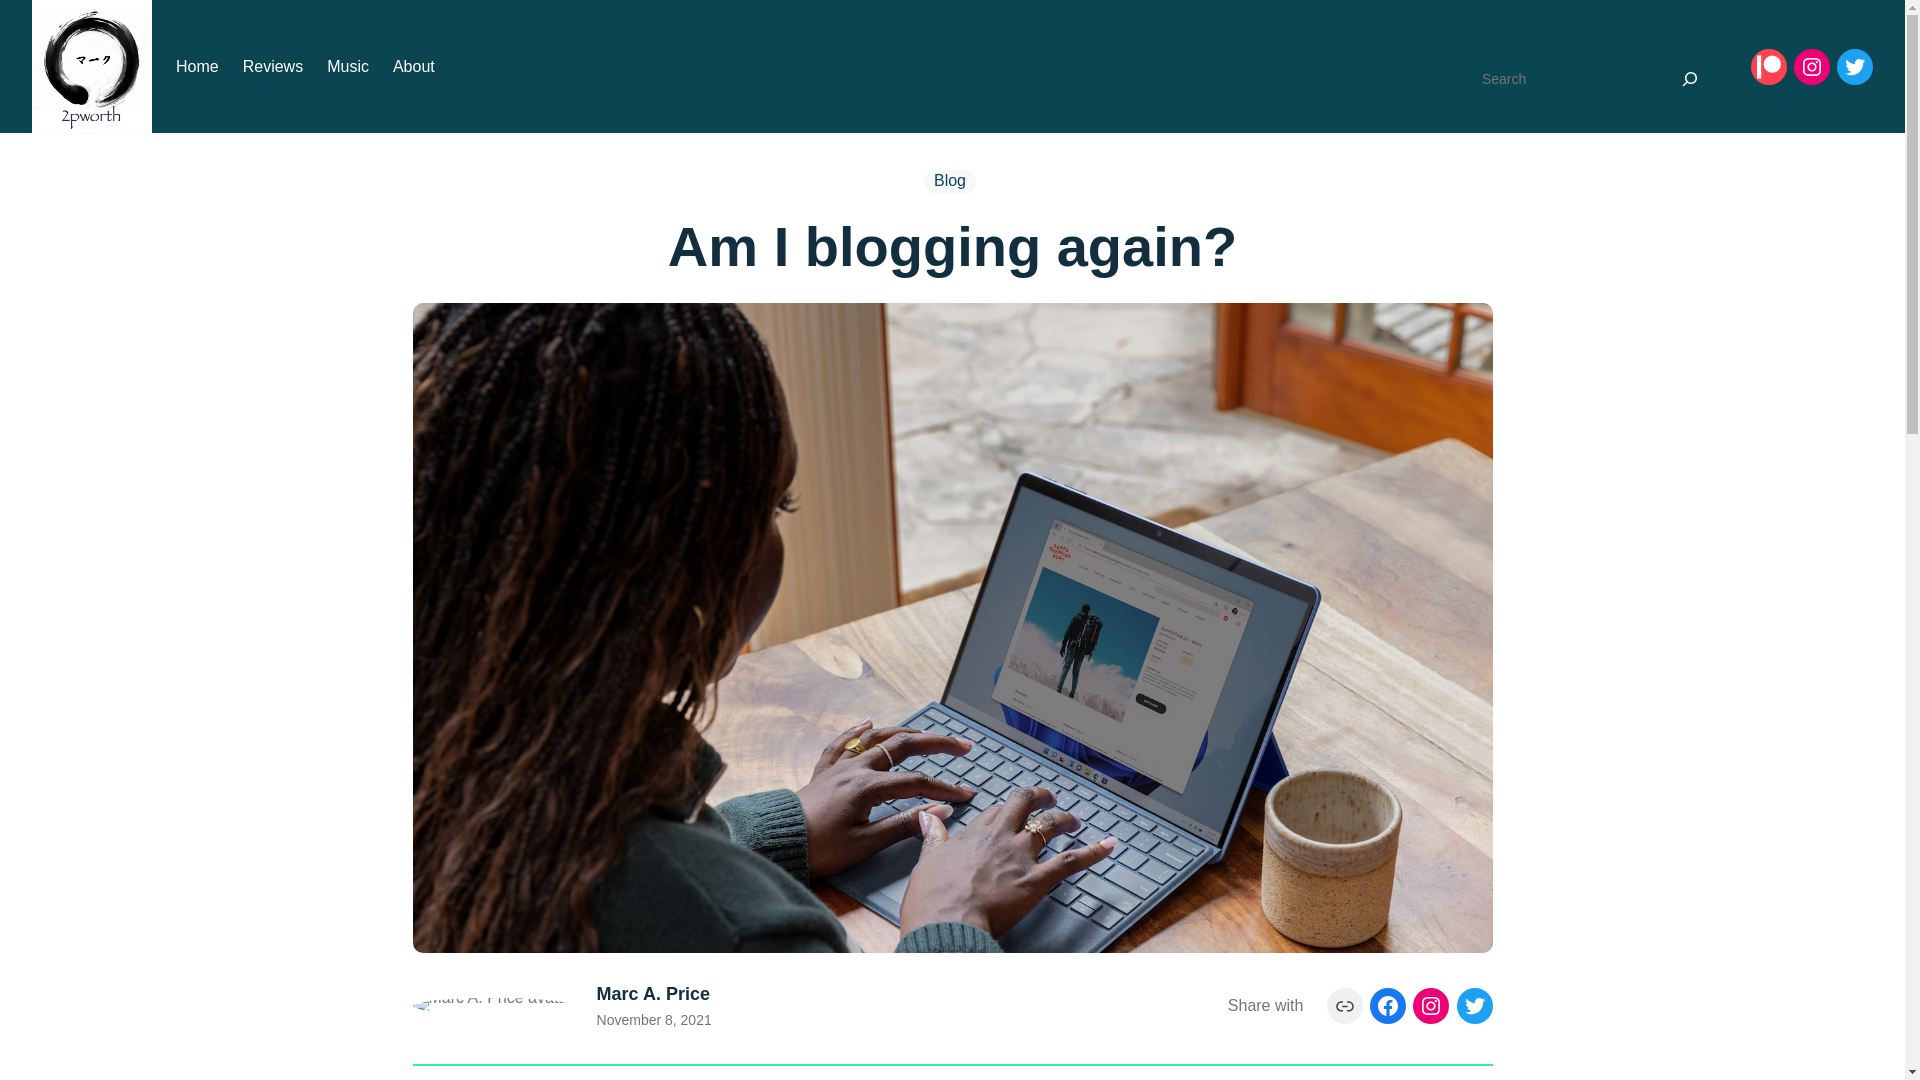 Image resolution: width=1920 pixels, height=1080 pixels. Describe the element at coordinates (1811, 65) in the screenshot. I see `'Instagram'` at that location.